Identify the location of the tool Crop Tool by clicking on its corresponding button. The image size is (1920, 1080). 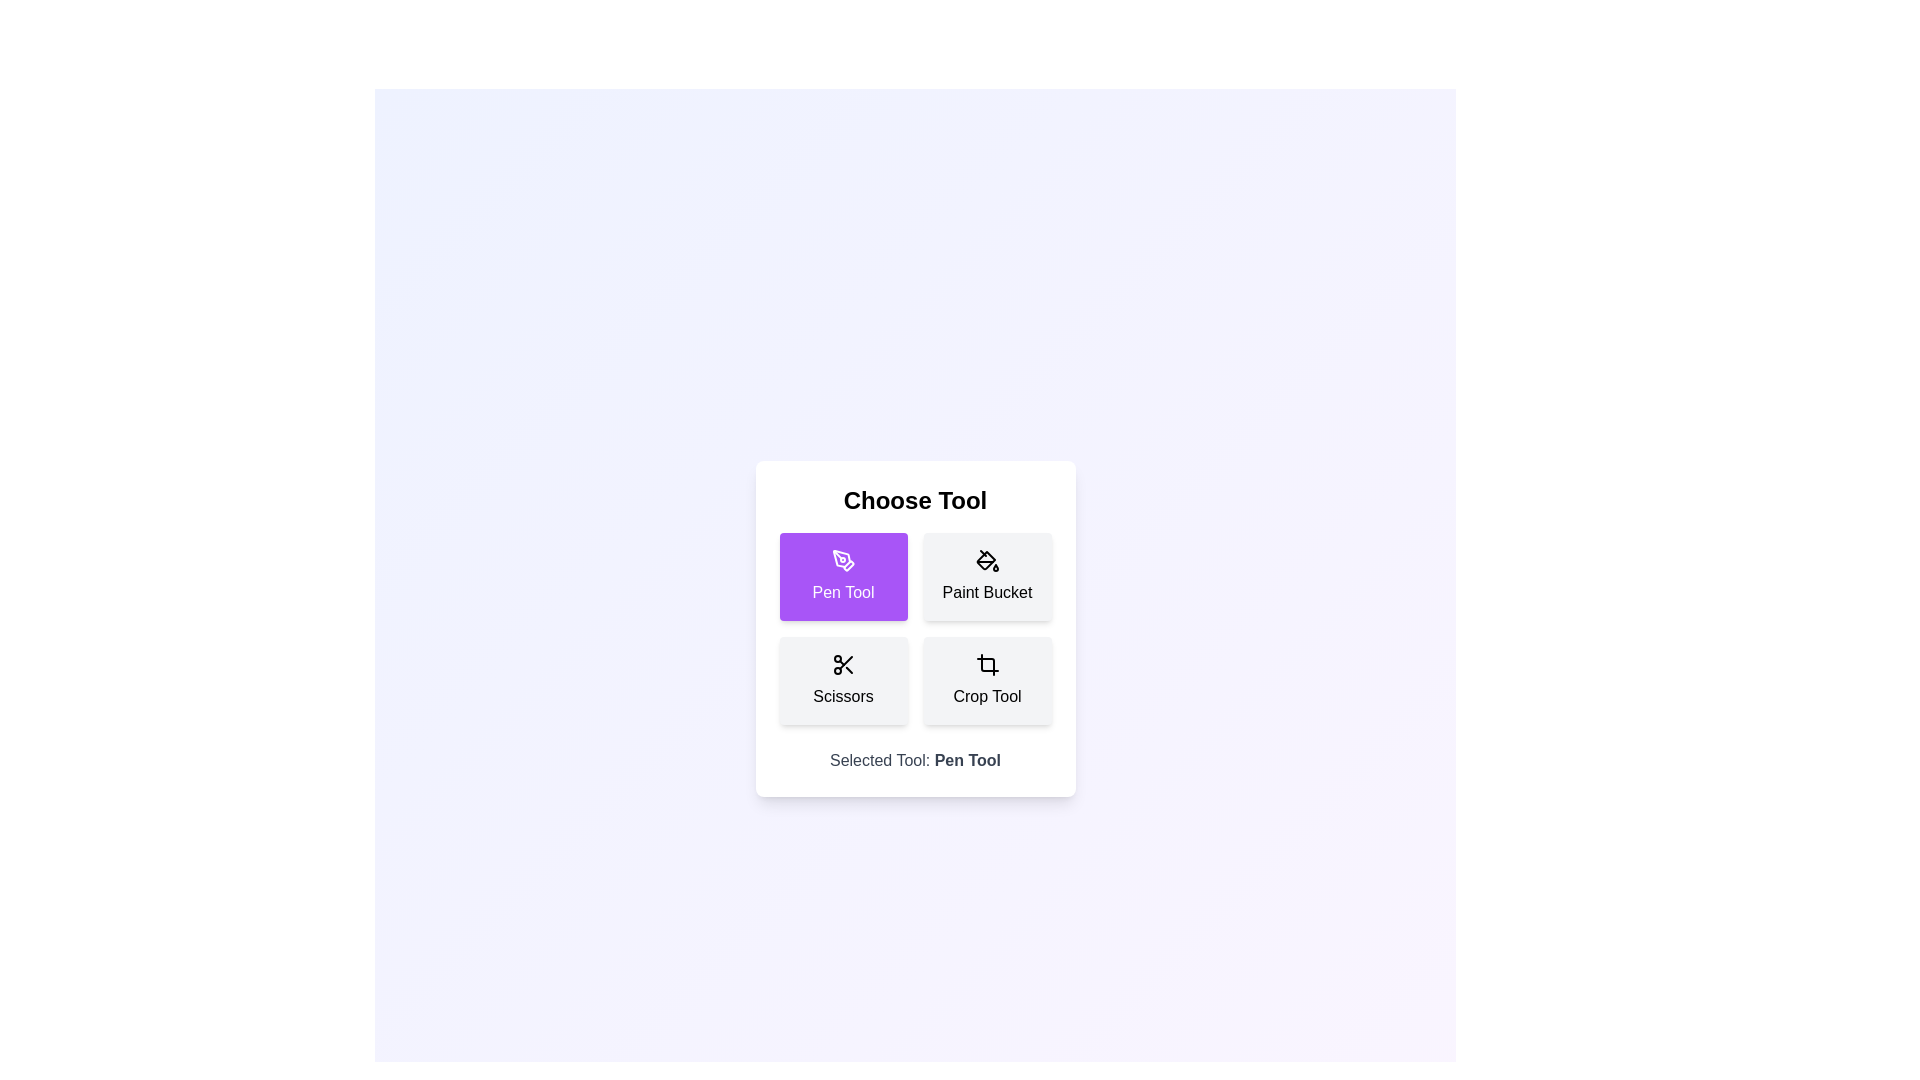
(987, 680).